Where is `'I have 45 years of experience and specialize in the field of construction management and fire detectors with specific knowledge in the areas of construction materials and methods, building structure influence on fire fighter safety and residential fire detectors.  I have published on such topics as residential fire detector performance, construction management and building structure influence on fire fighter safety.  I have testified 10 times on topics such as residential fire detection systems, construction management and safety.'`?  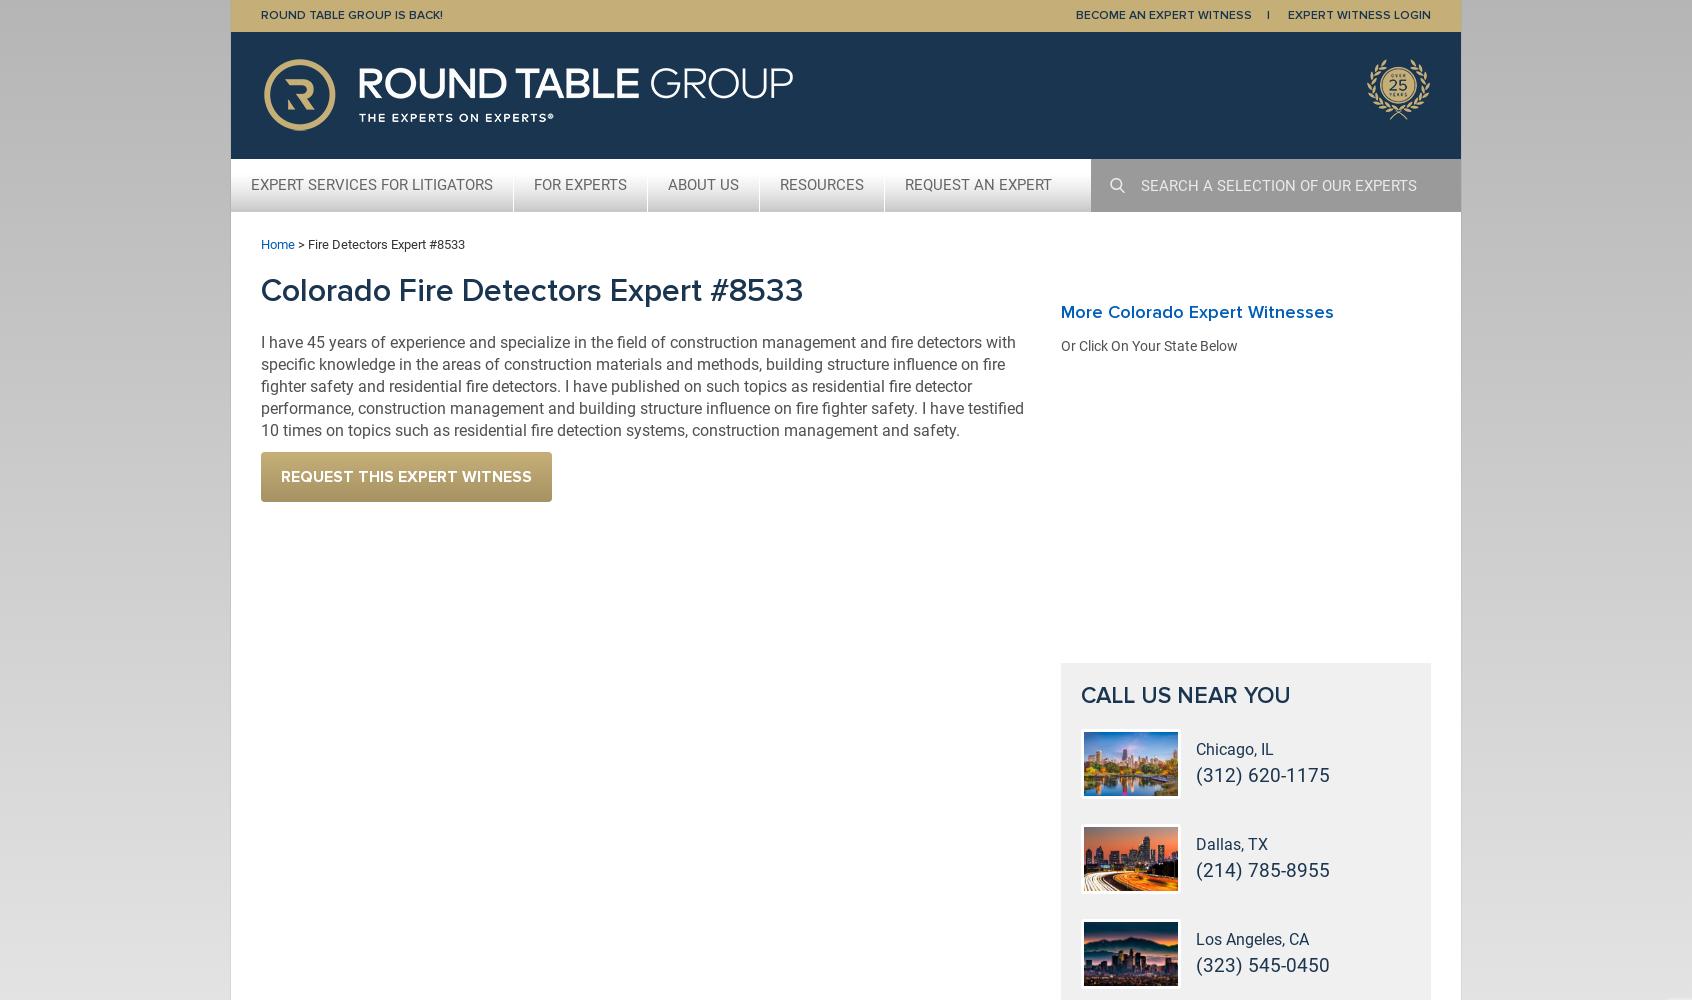 'I have 45 years of experience and specialize in the field of construction management and fire detectors with specific knowledge in the areas of construction materials and methods, building structure influence on fire fighter safety and residential fire detectors.  I have published on such topics as residential fire detector performance, construction management and building structure influence on fire fighter safety.  I have testified 10 times on topics such as residential fire detection systems, construction management and safety.' is located at coordinates (642, 385).